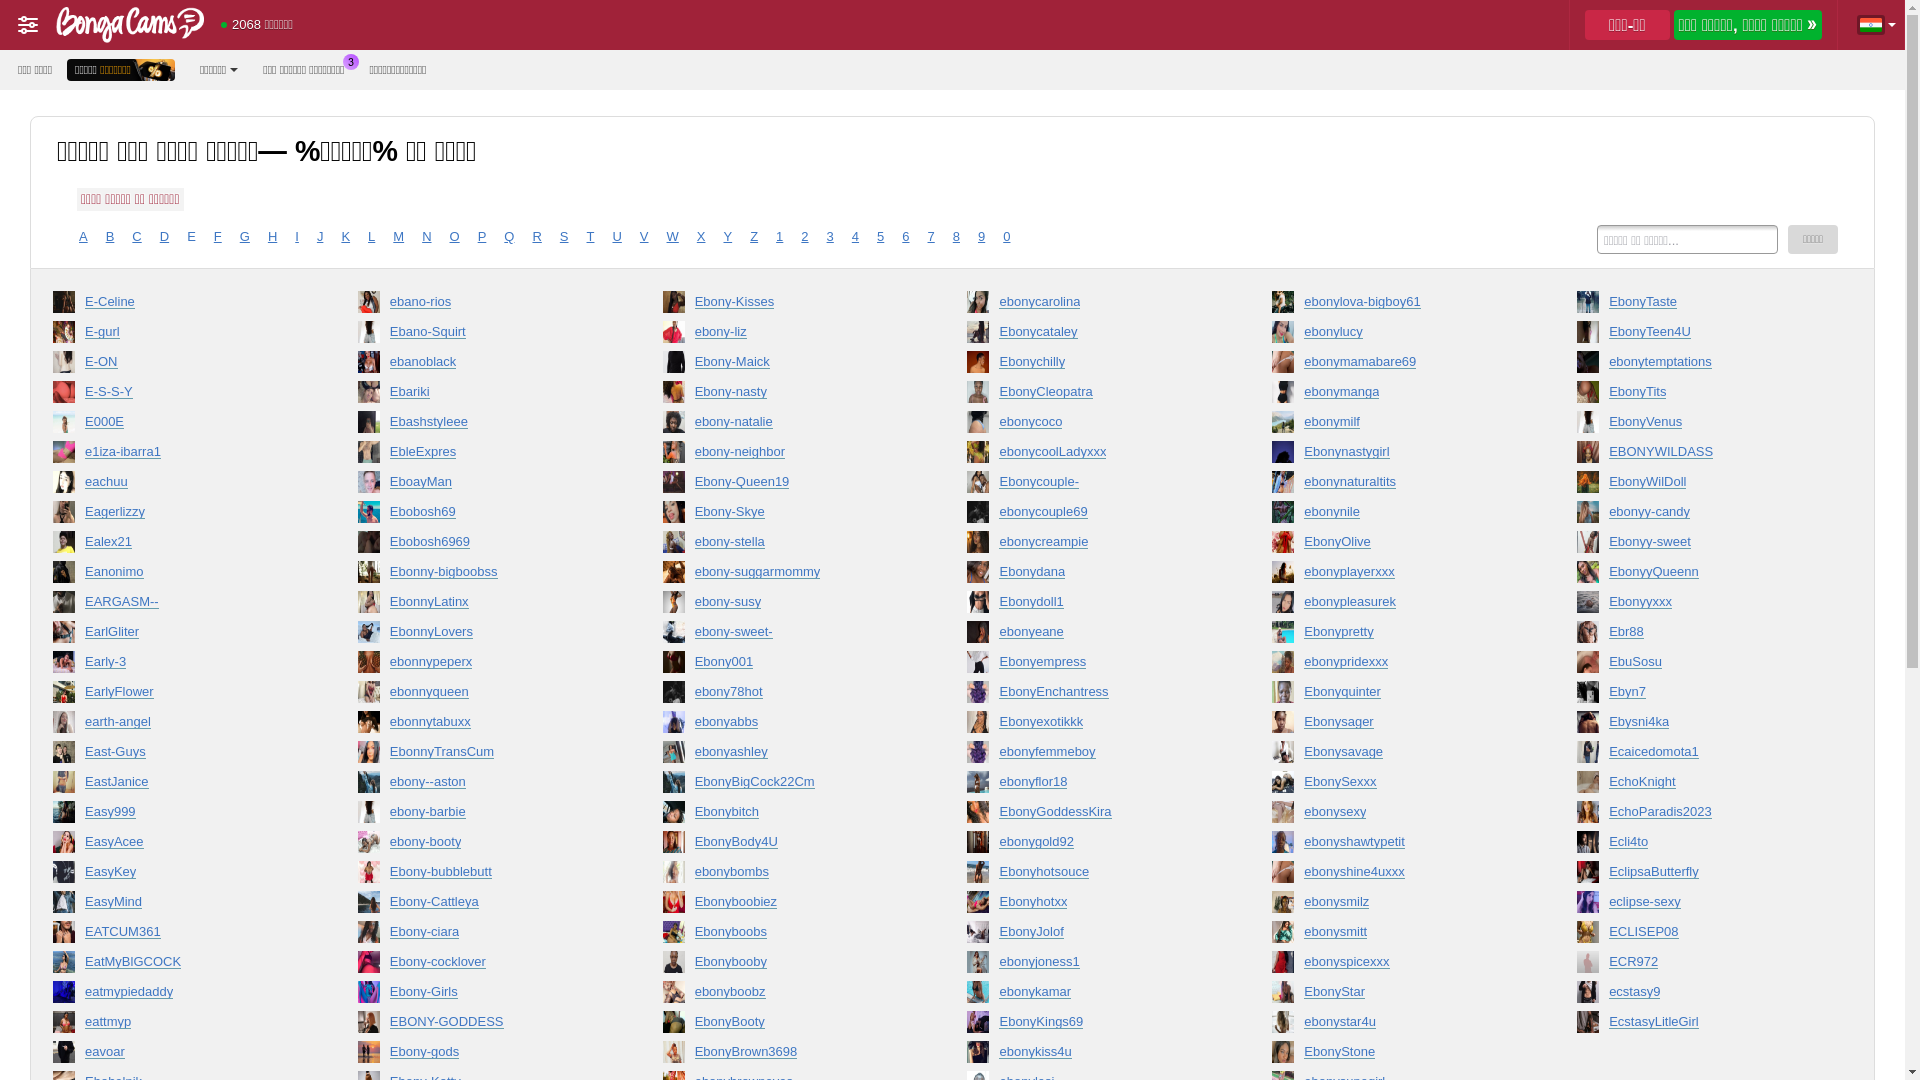 The width and height of the screenshot is (1920, 1080). I want to click on 'N', so click(425, 235).